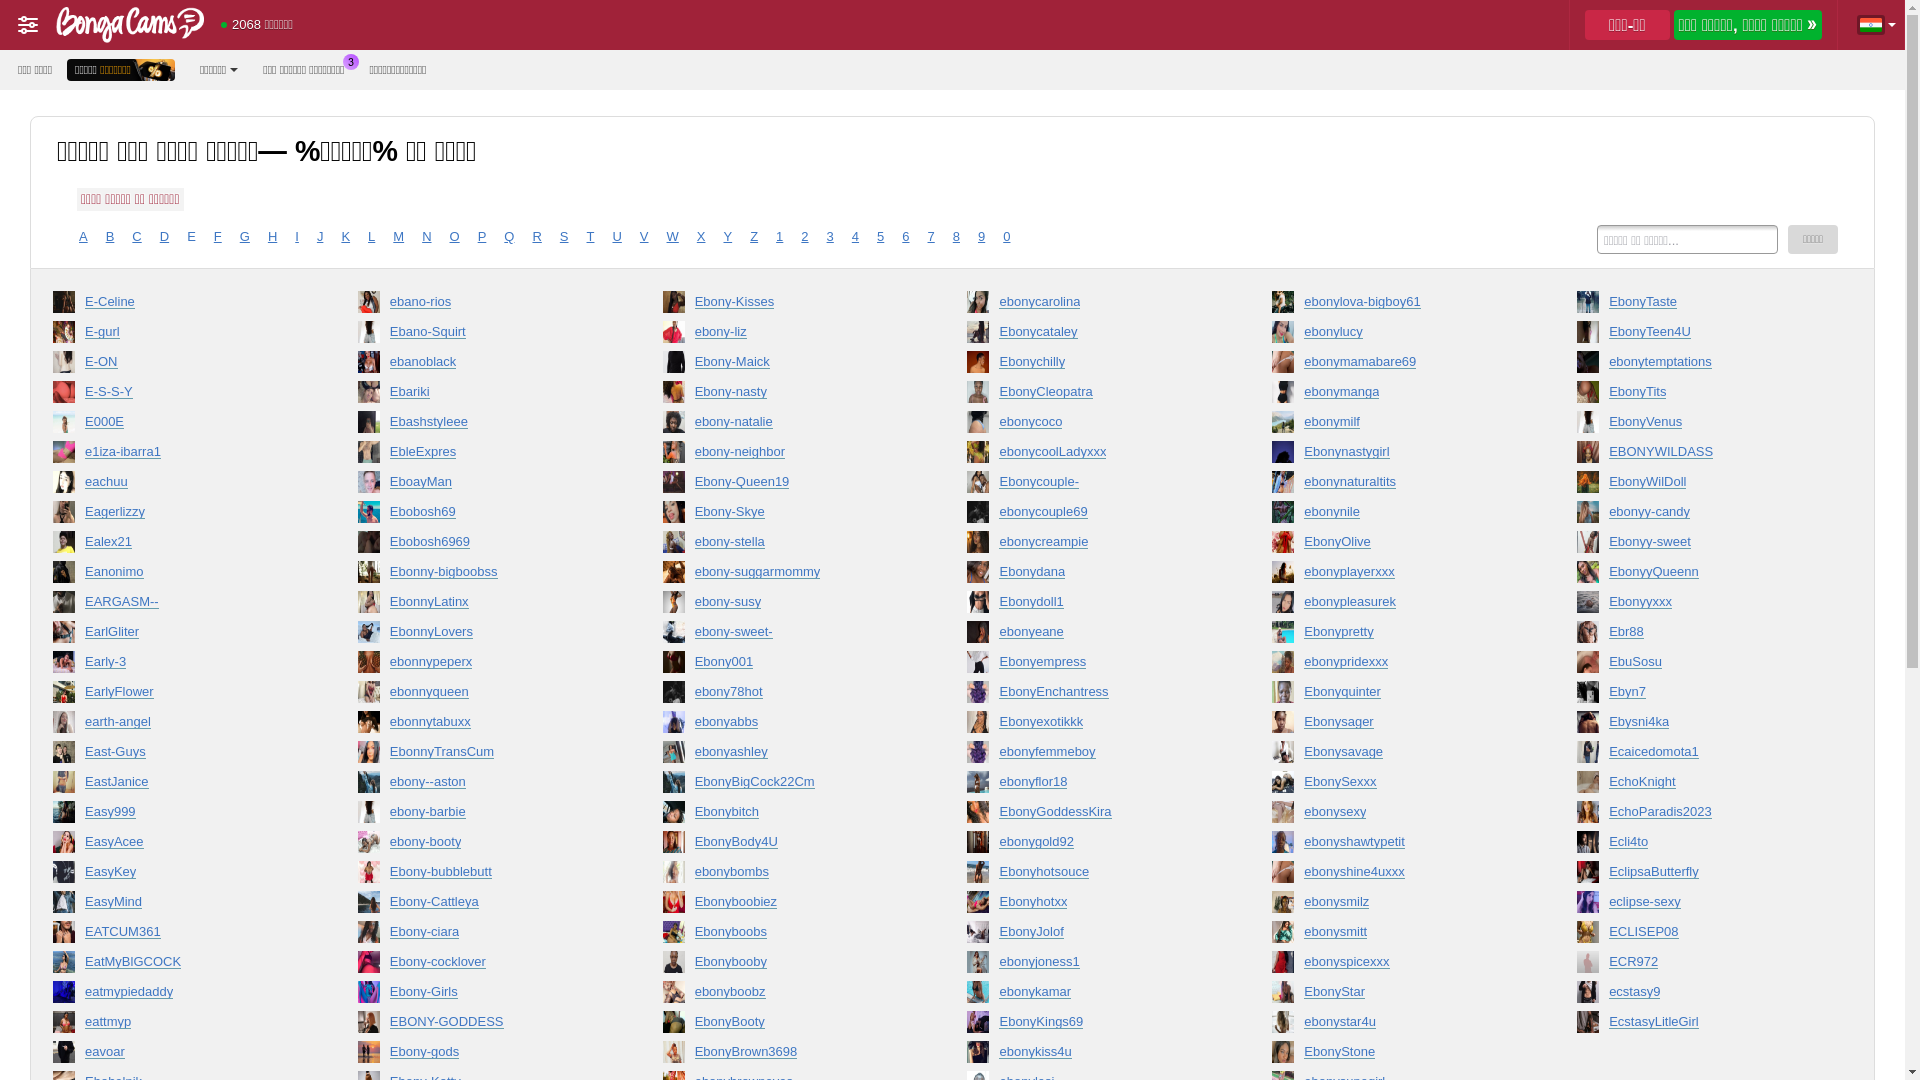 The width and height of the screenshot is (1920, 1080). I want to click on 'N', so click(425, 235).